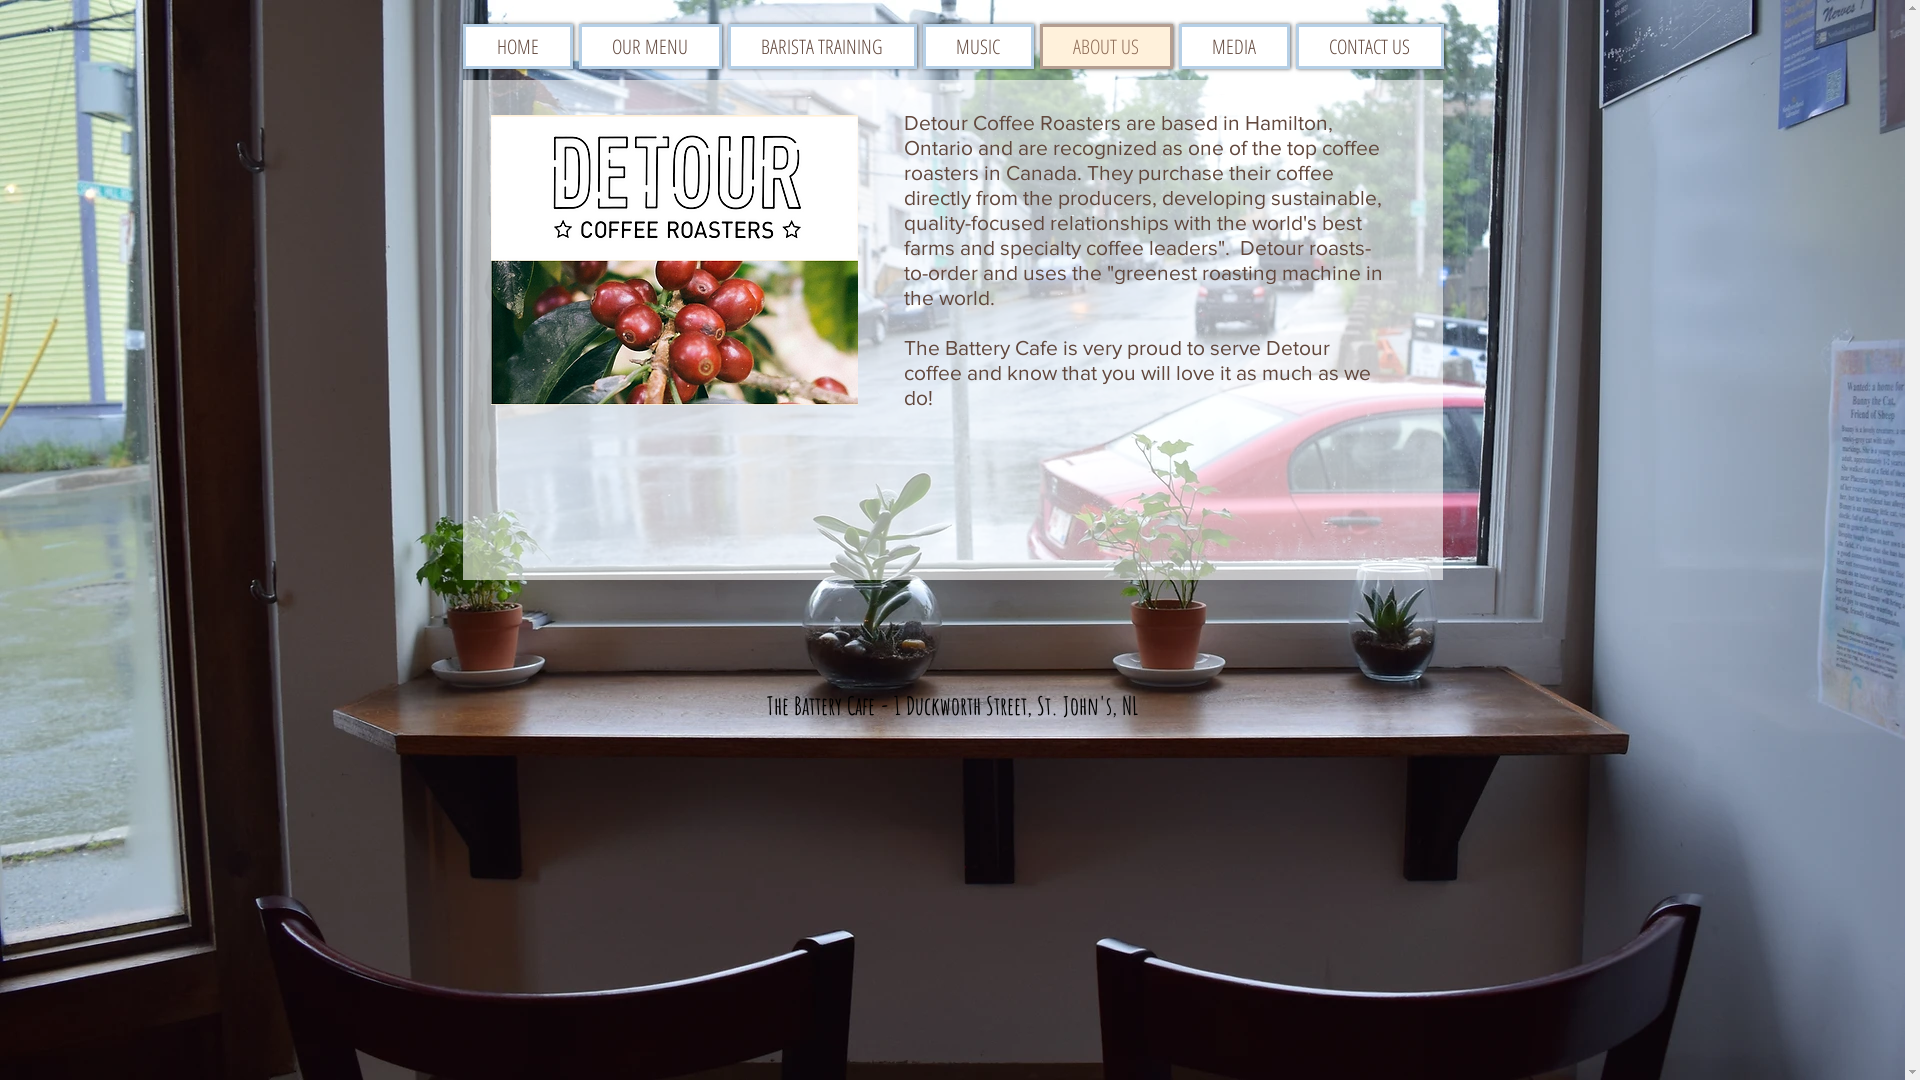 Image resolution: width=1920 pixels, height=1080 pixels. Describe the element at coordinates (822, 45) in the screenshot. I see `'BARISTA TRAINING'` at that location.